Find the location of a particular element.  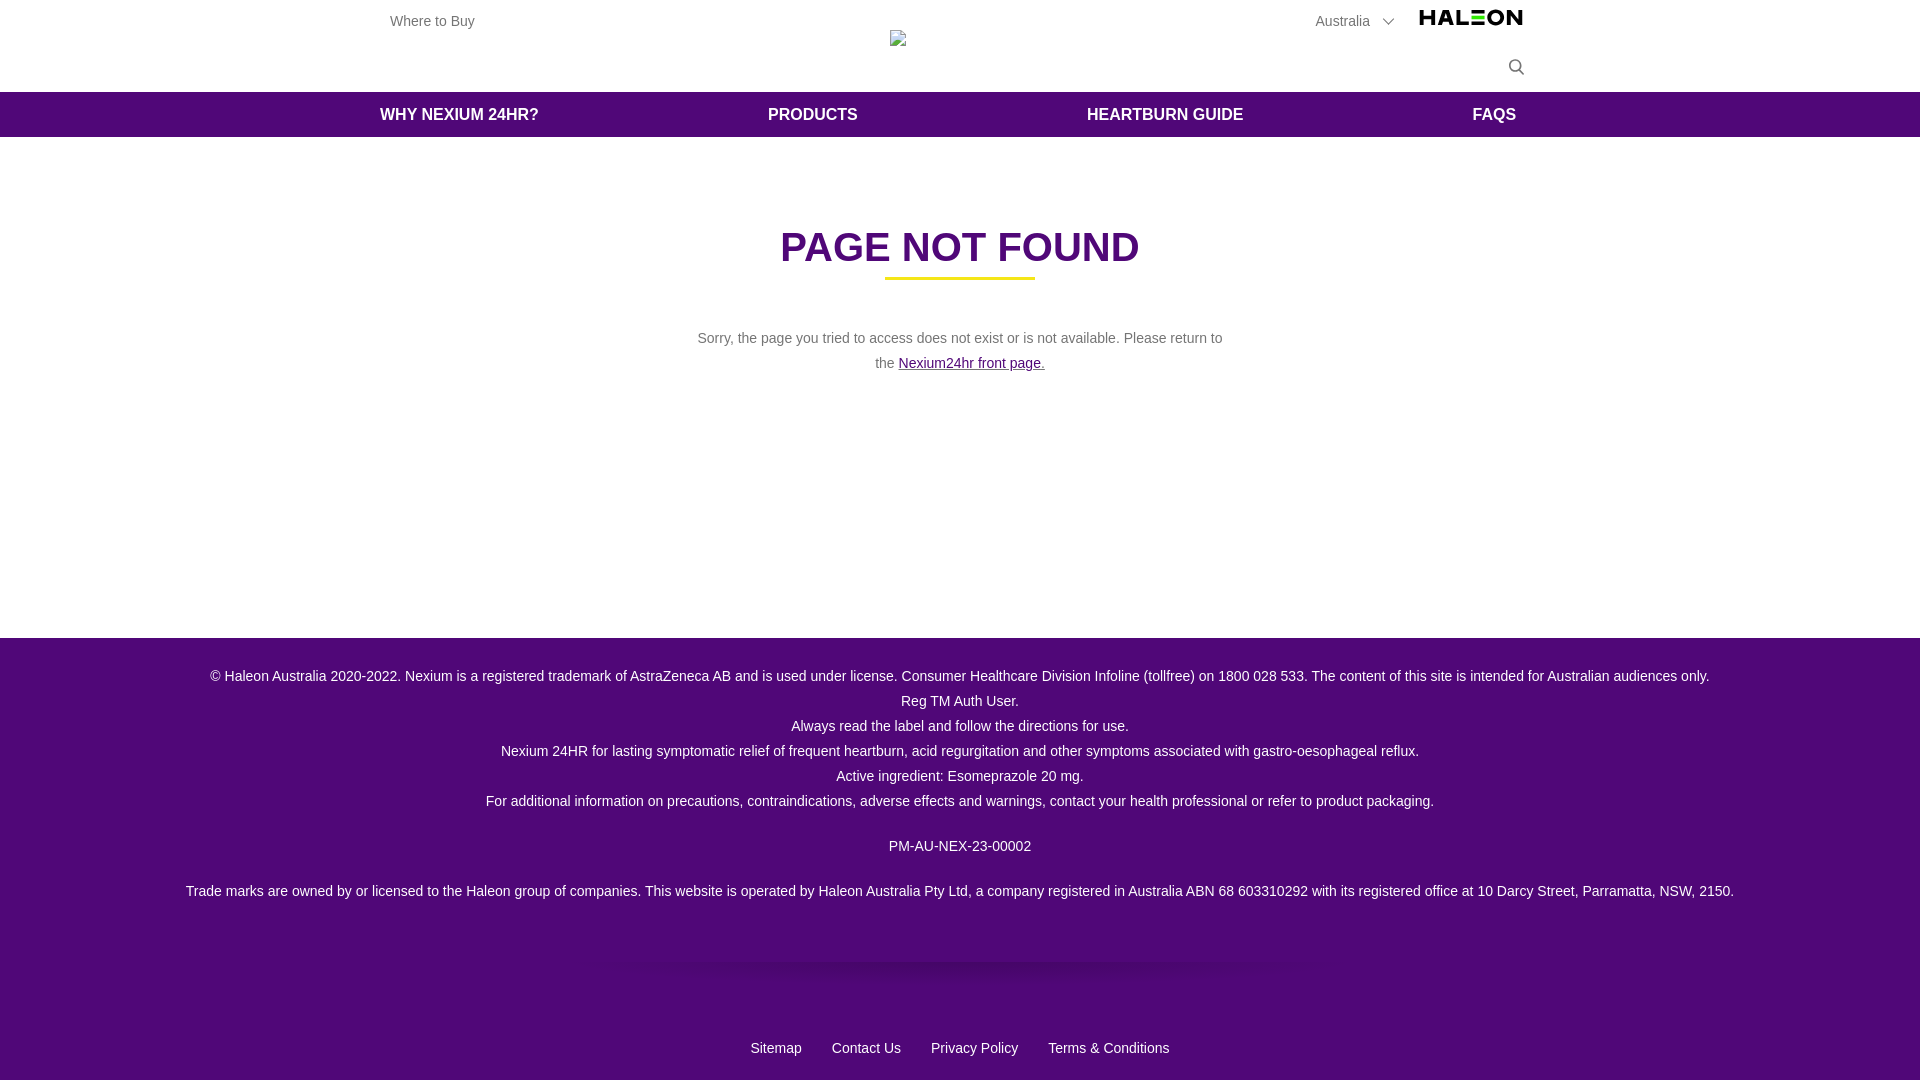

'Where to Buy' is located at coordinates (389, 20).